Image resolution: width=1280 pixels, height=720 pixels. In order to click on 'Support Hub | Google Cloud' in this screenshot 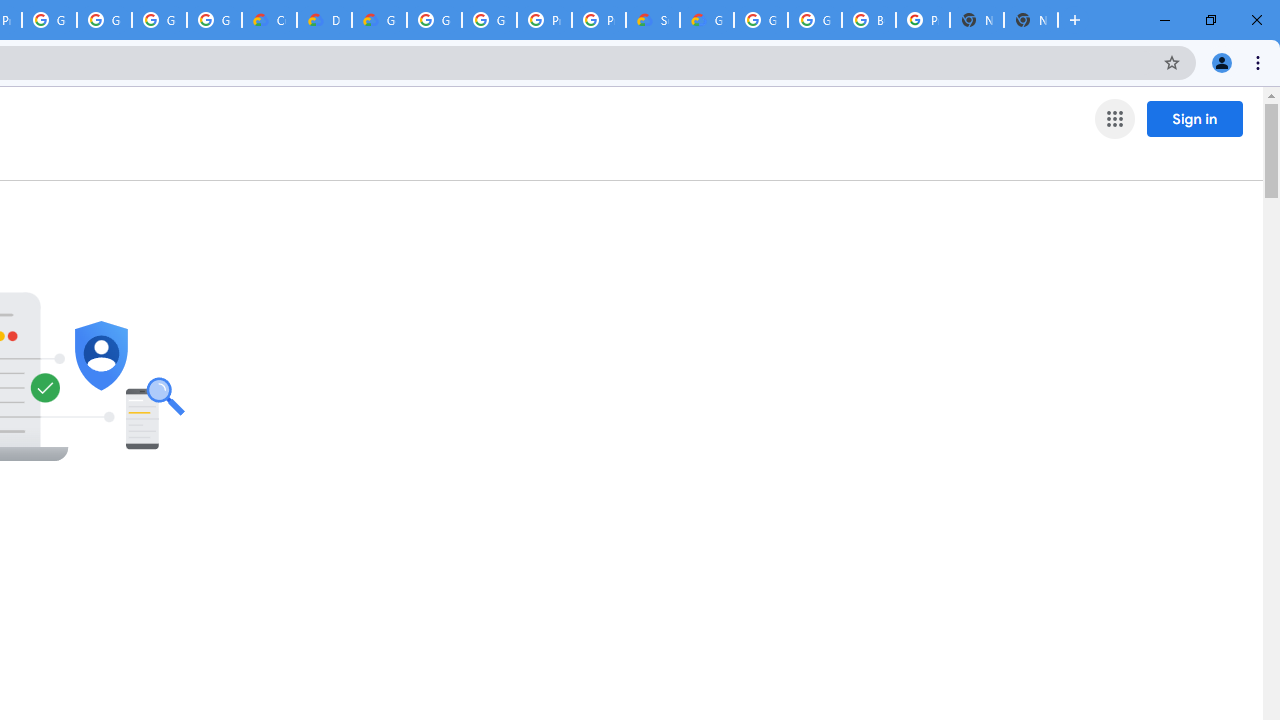, I will do `click(652, 20)`.